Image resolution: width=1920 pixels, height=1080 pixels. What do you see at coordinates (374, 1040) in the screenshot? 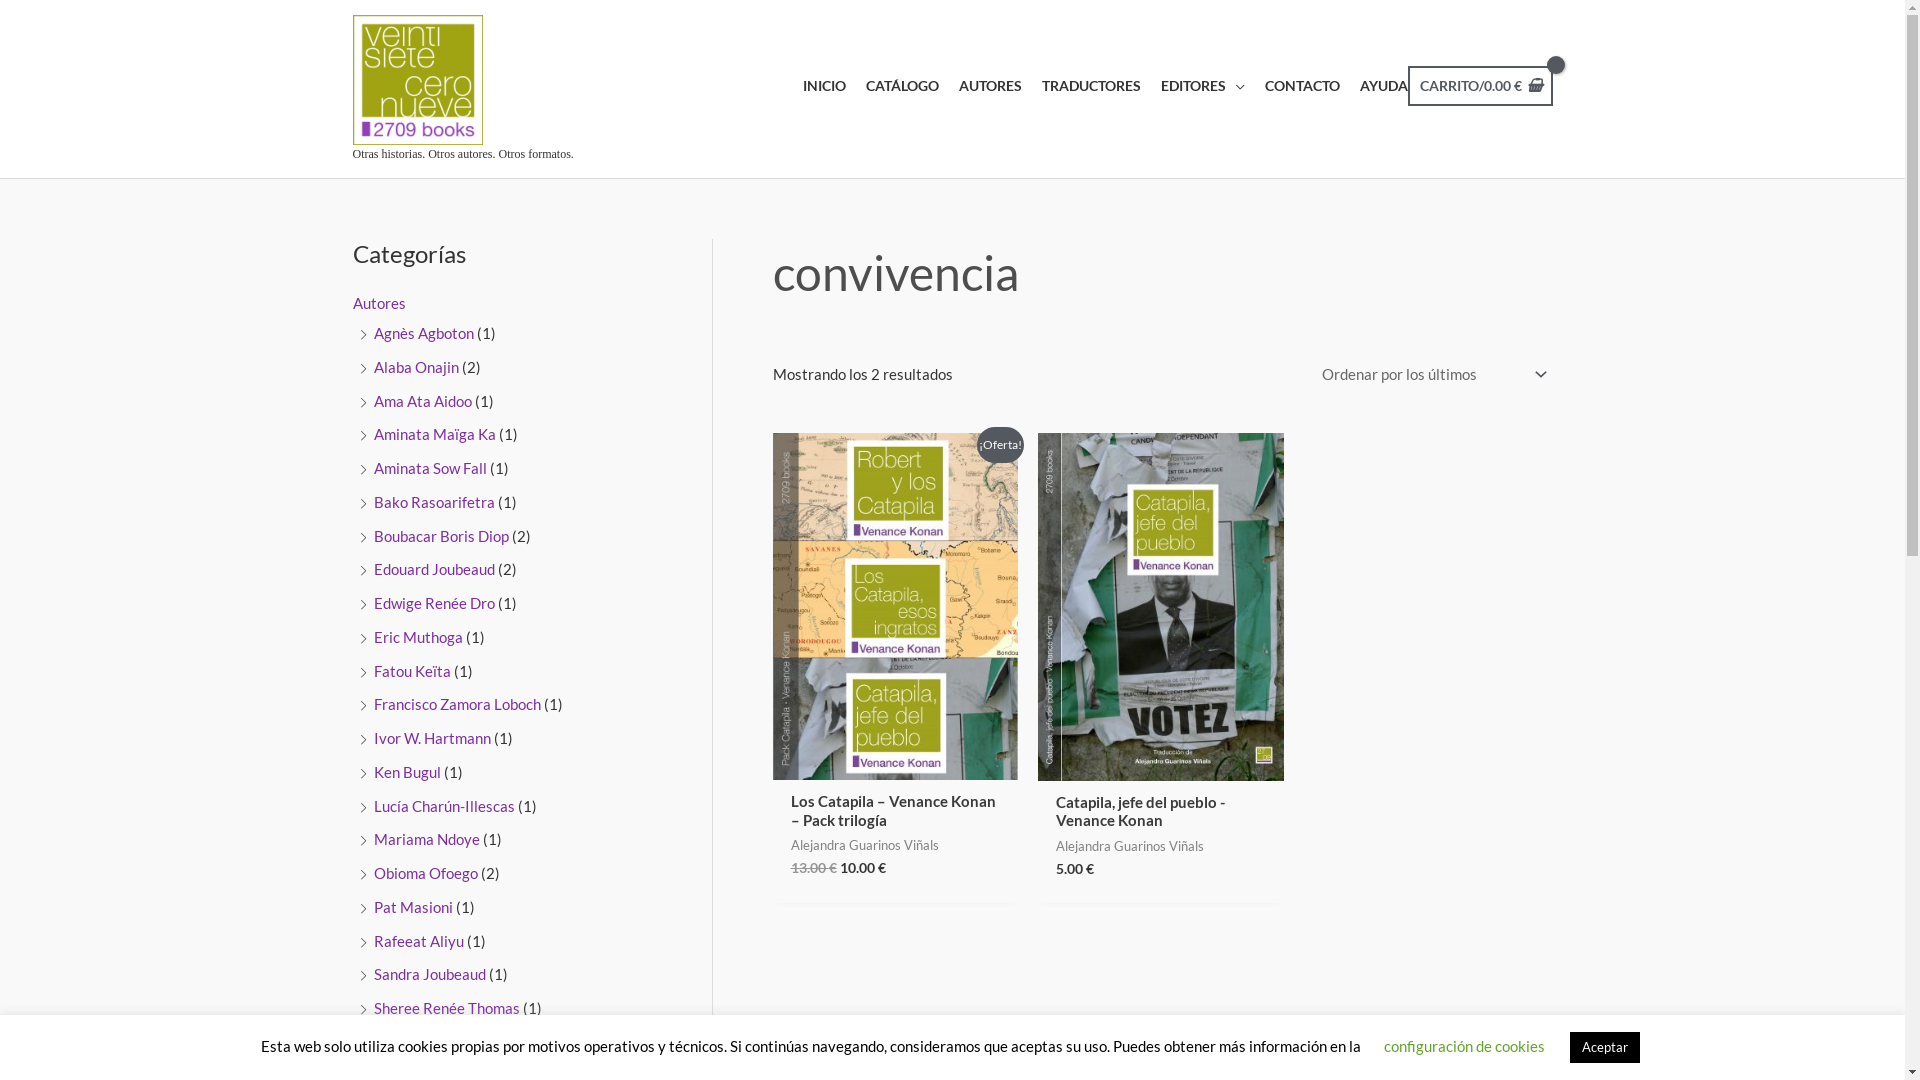
I see `'Sleeping Pop'` at bounding box center [374, 1040].